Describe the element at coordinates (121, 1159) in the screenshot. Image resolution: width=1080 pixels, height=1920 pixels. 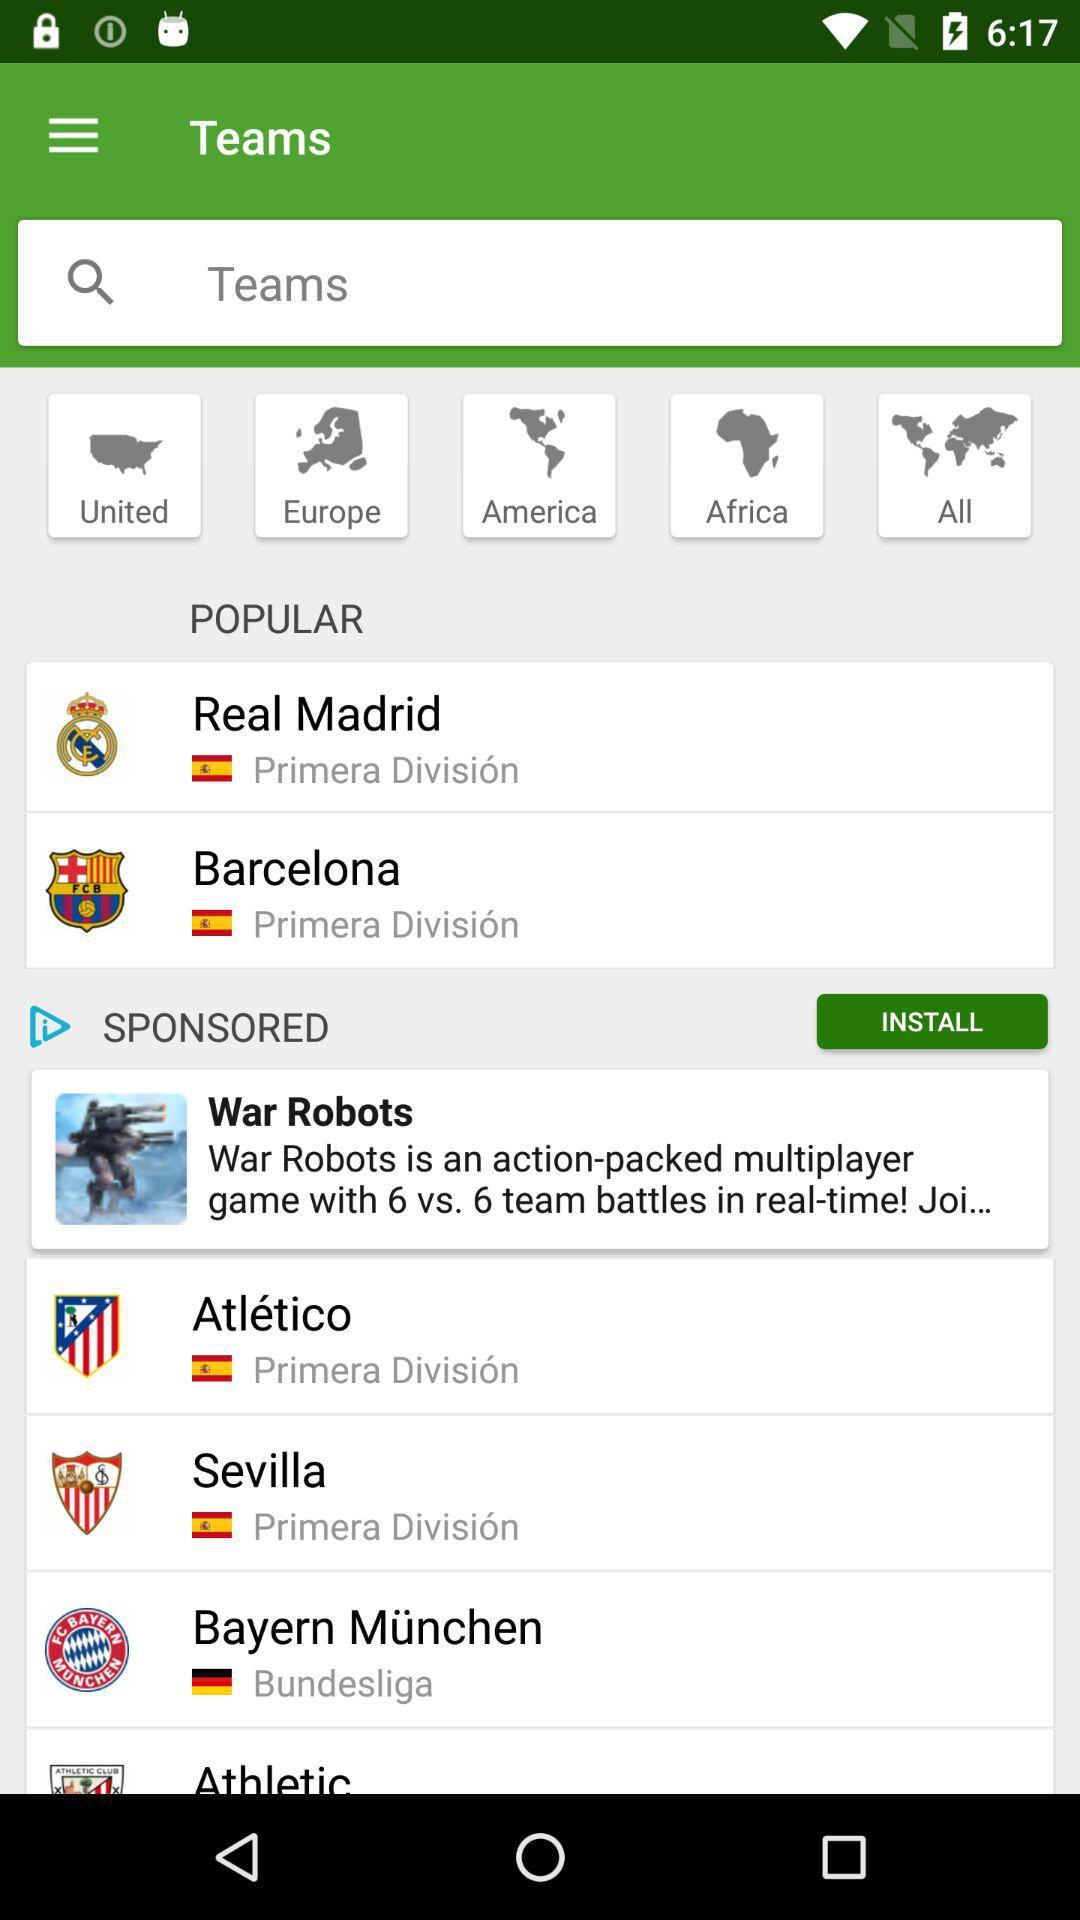
I see `icon to the left of war robots item` at that location.